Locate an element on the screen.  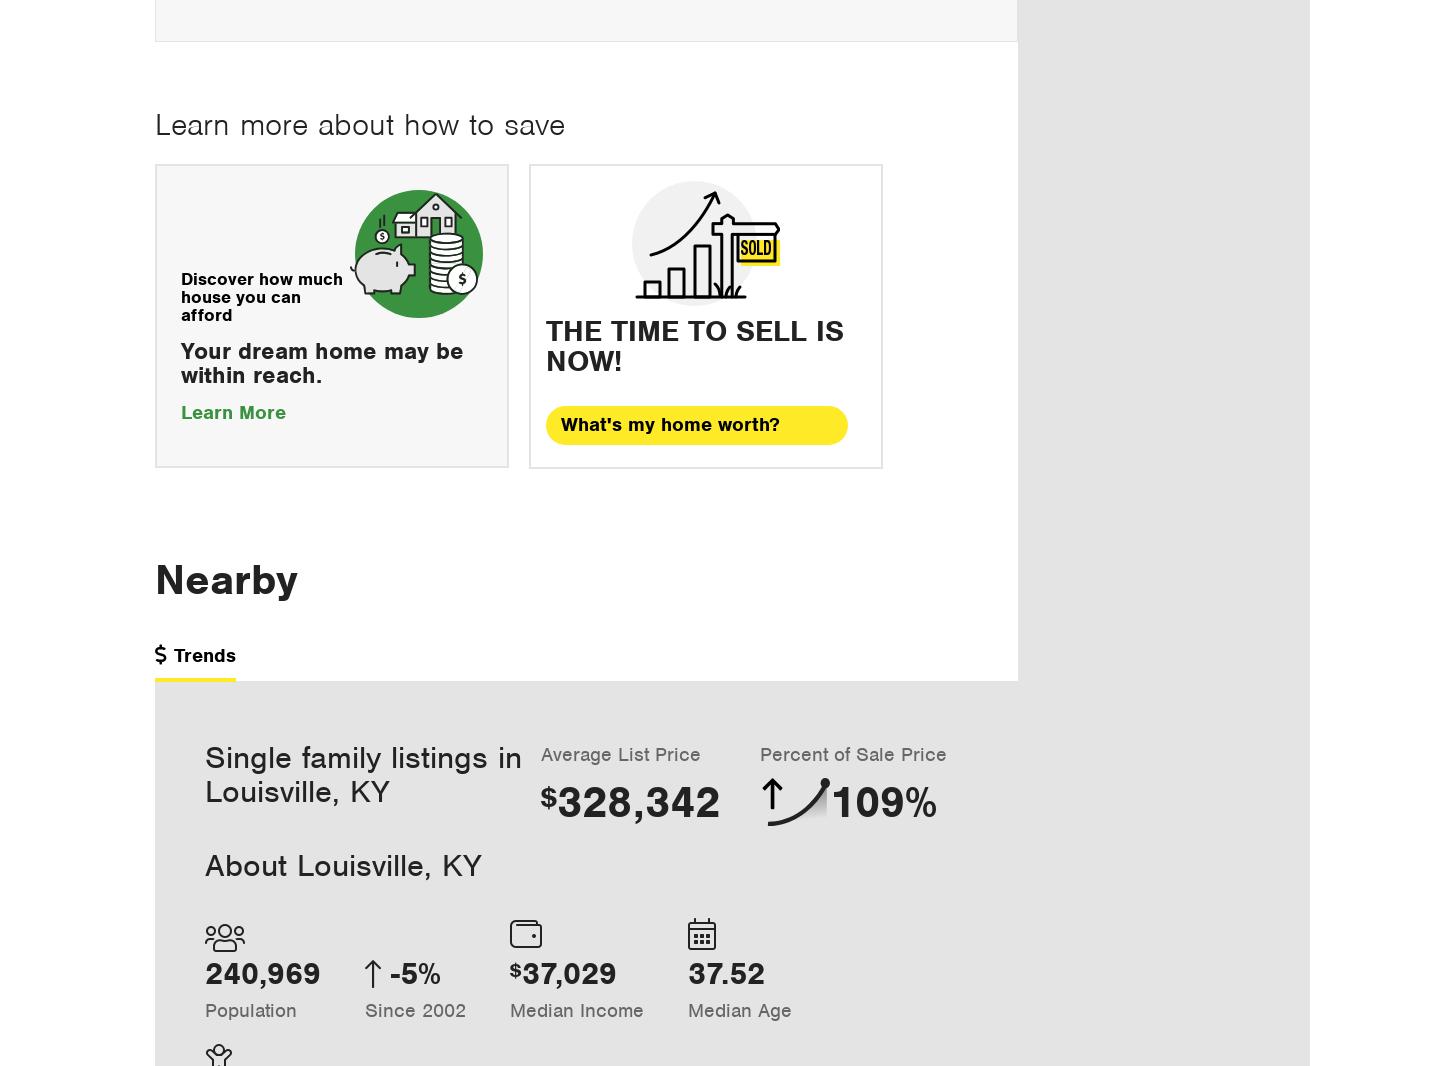
'Trends' is located at coordinates (204, 653).